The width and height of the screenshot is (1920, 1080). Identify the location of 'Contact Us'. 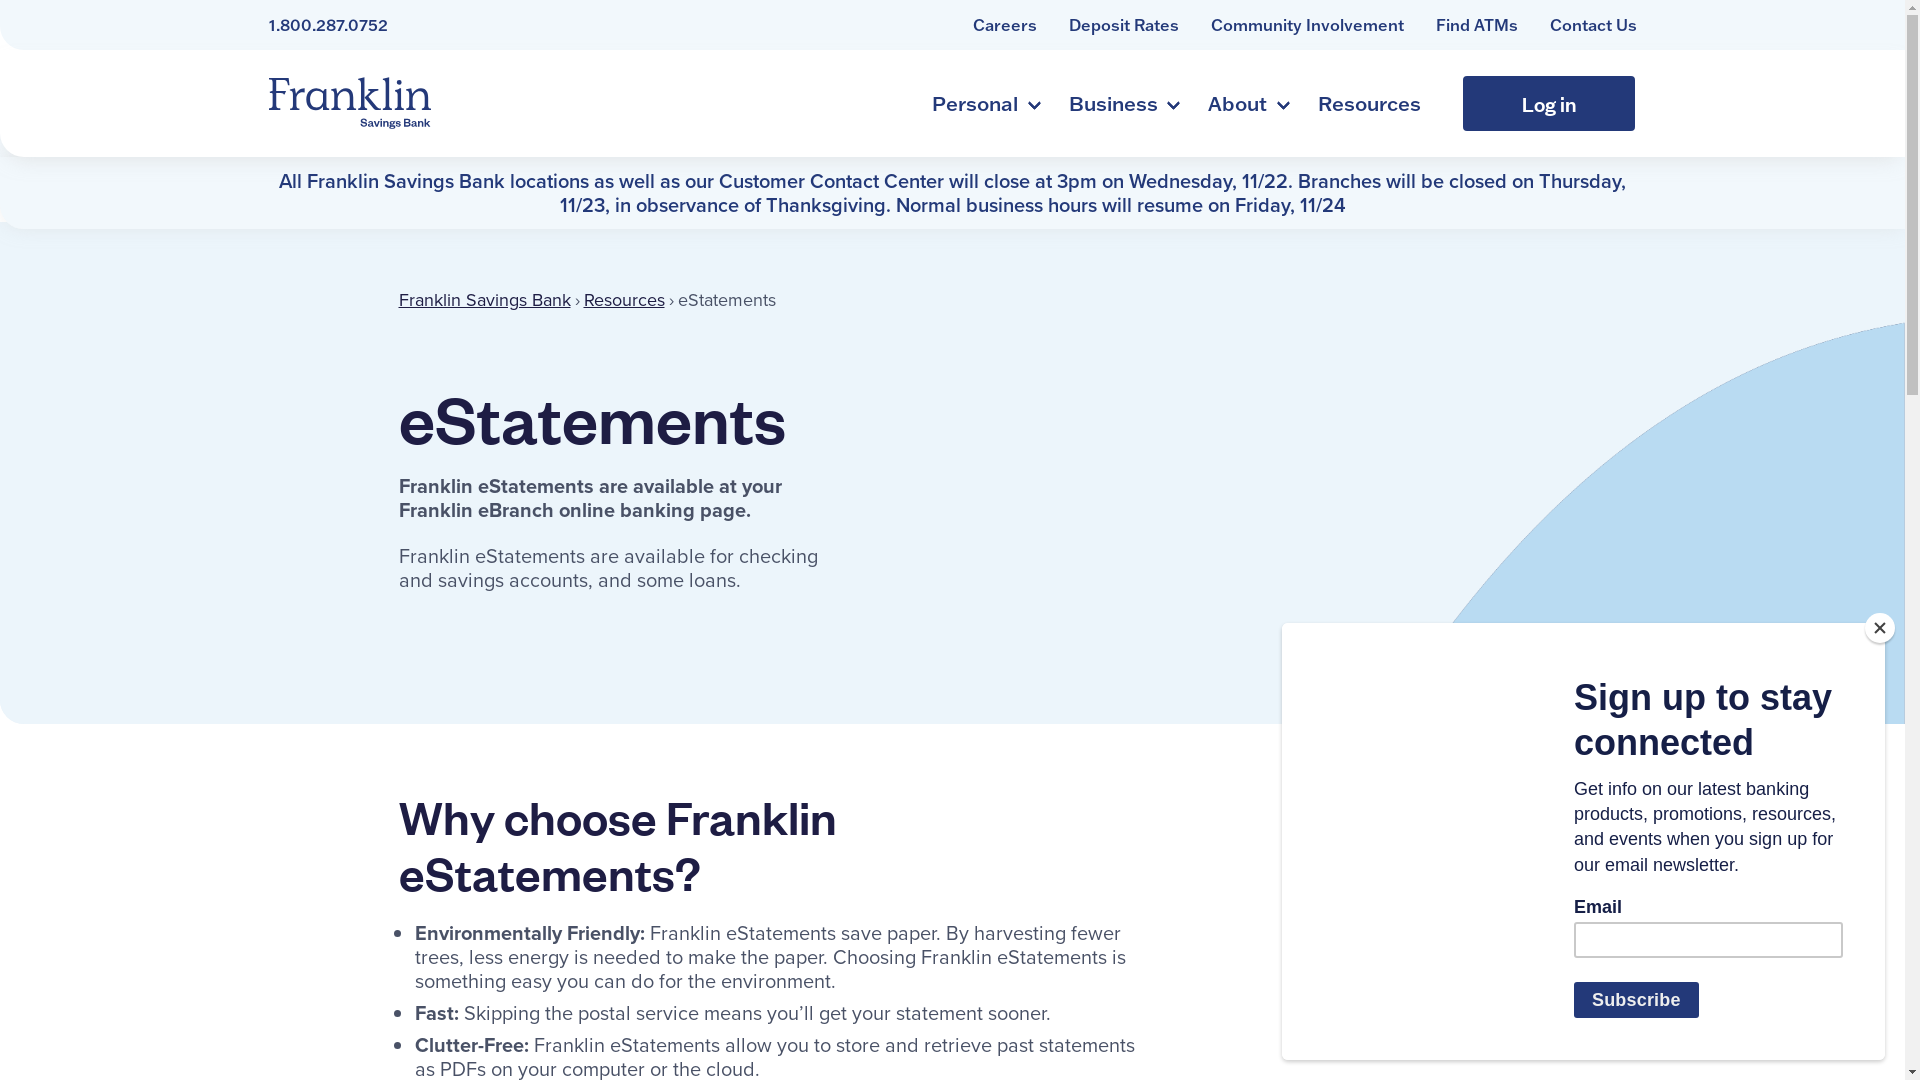
(1533, 24).